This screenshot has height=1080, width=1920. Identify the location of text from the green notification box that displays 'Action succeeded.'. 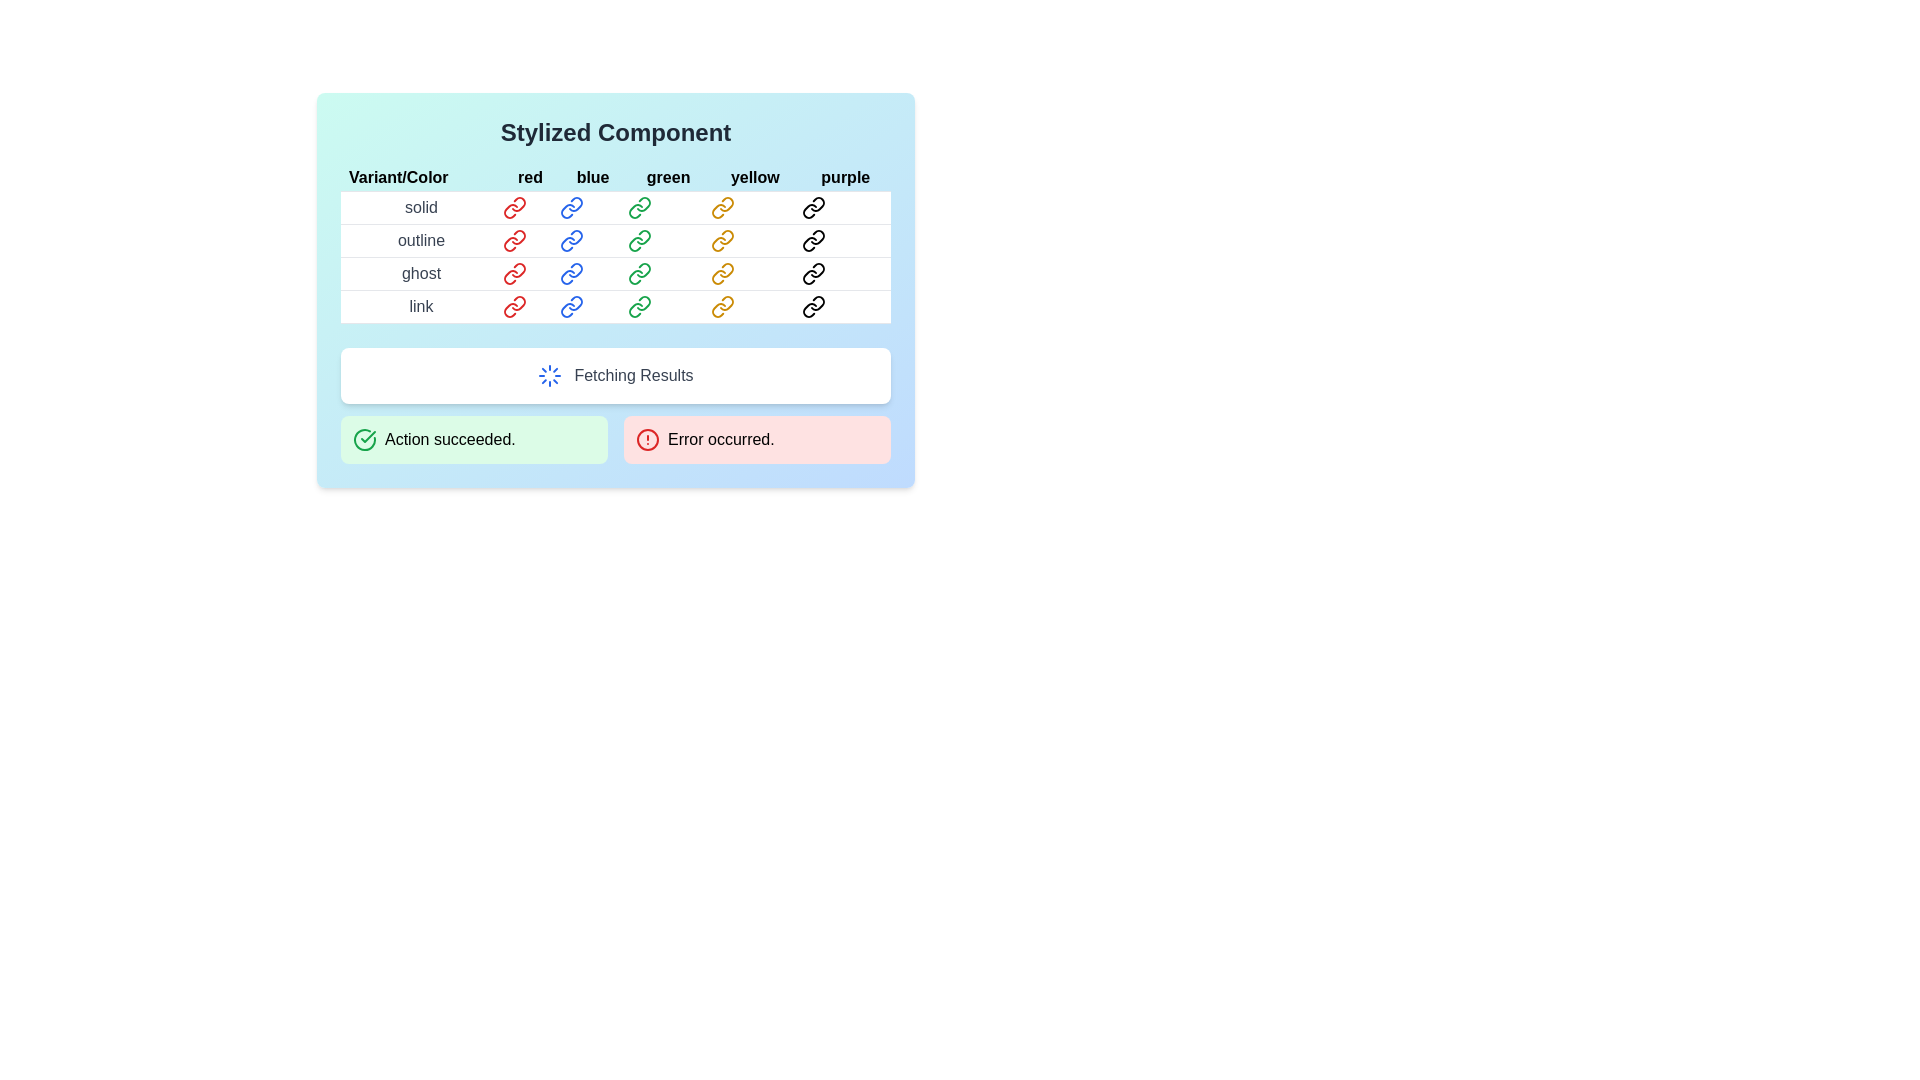
(473, 438).